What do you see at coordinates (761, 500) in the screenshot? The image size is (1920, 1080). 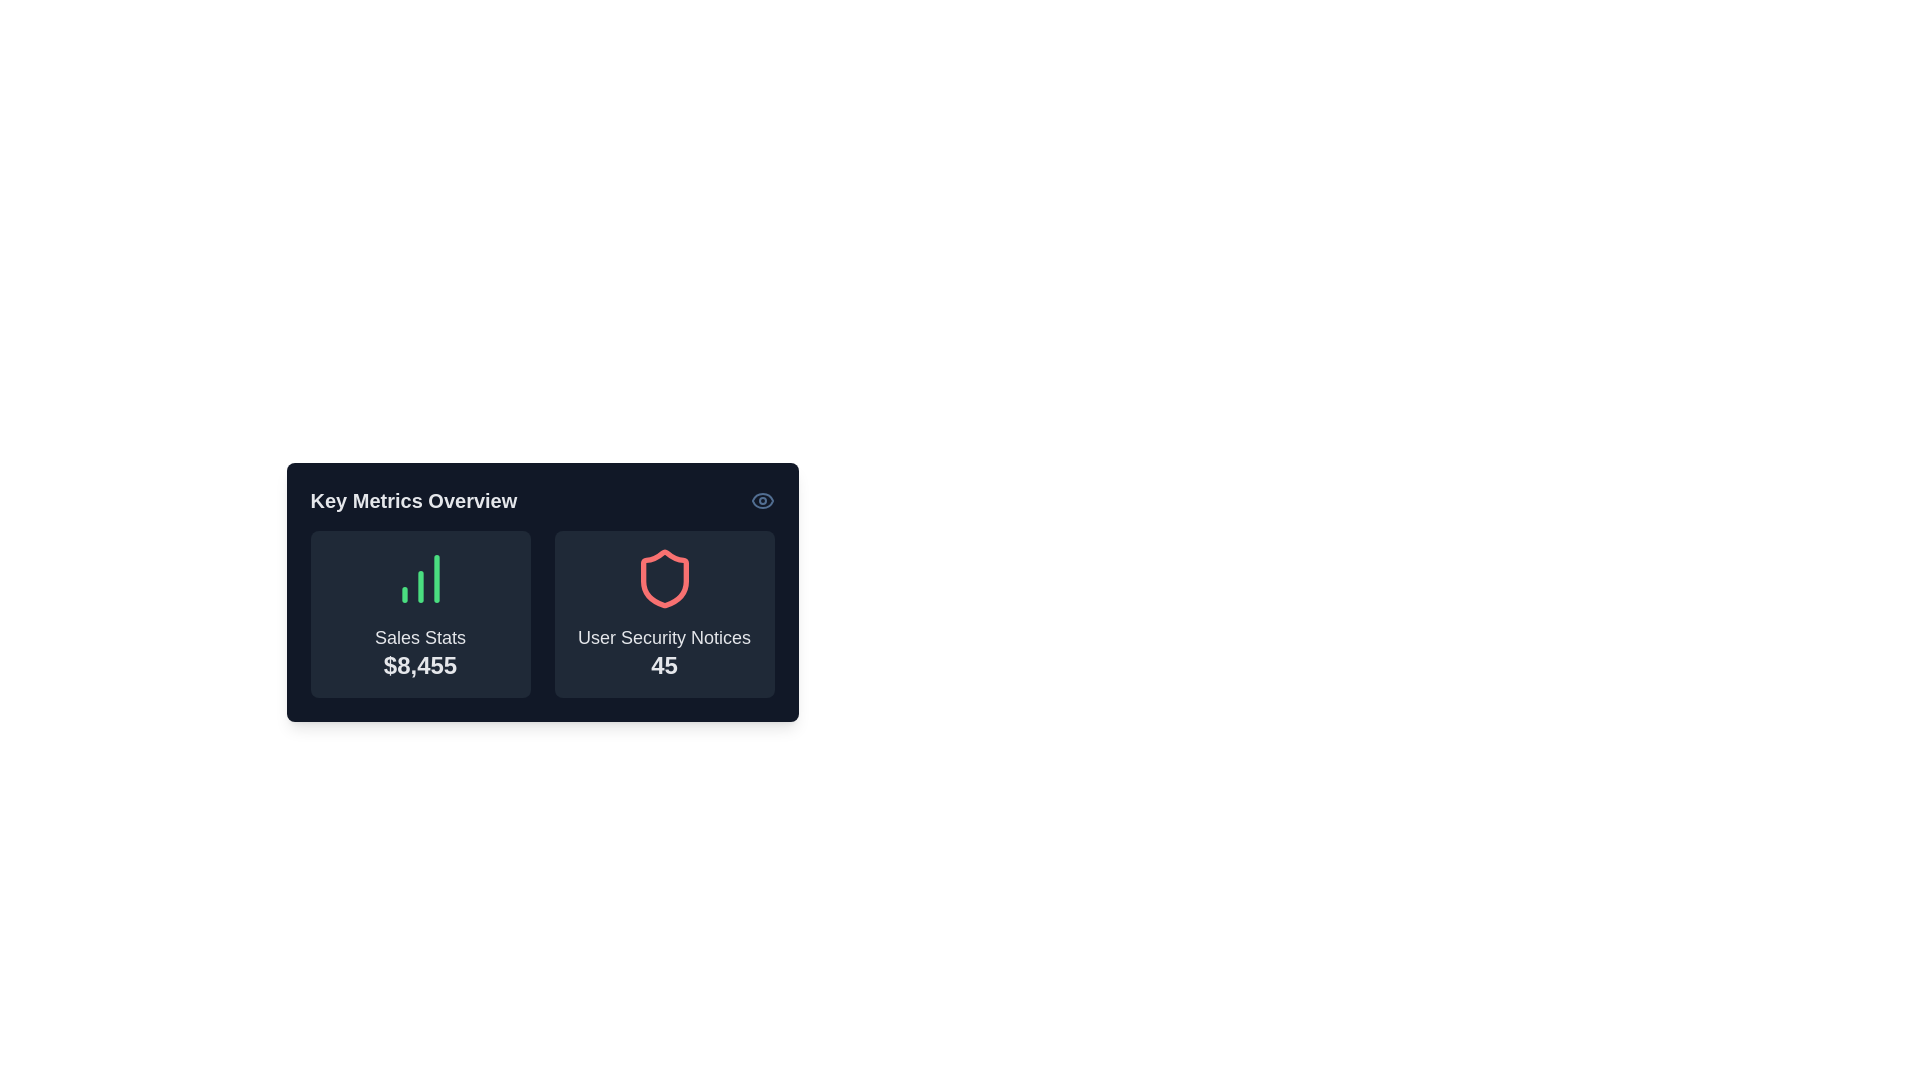 I see `the visual change of the decorative graphic that is an elliptical shape with a blue outline, part of an icon resembling an eye, located in the top-right corner of the 'Key Metrics Overview' panel` at bounding box center [761, 500].